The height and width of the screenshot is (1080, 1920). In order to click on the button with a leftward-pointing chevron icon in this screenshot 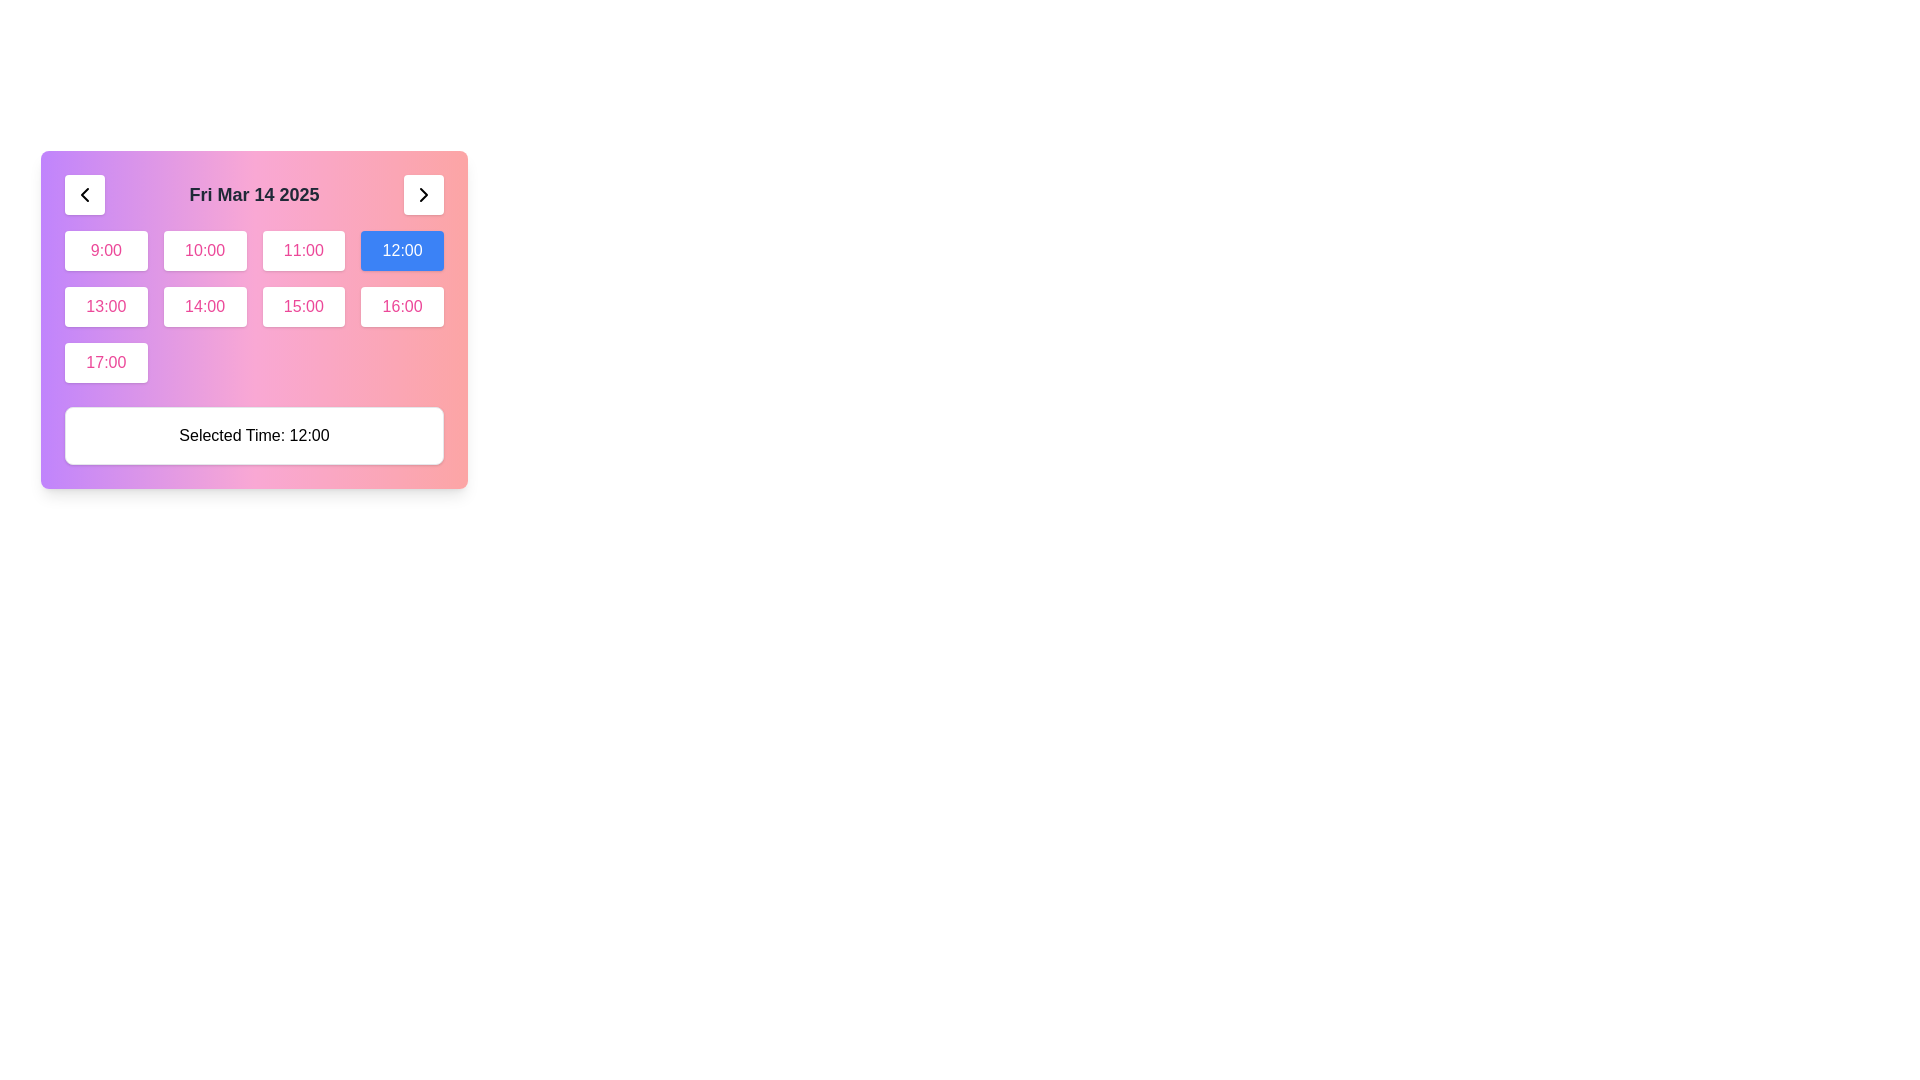, I will do `click(84, 195)`.